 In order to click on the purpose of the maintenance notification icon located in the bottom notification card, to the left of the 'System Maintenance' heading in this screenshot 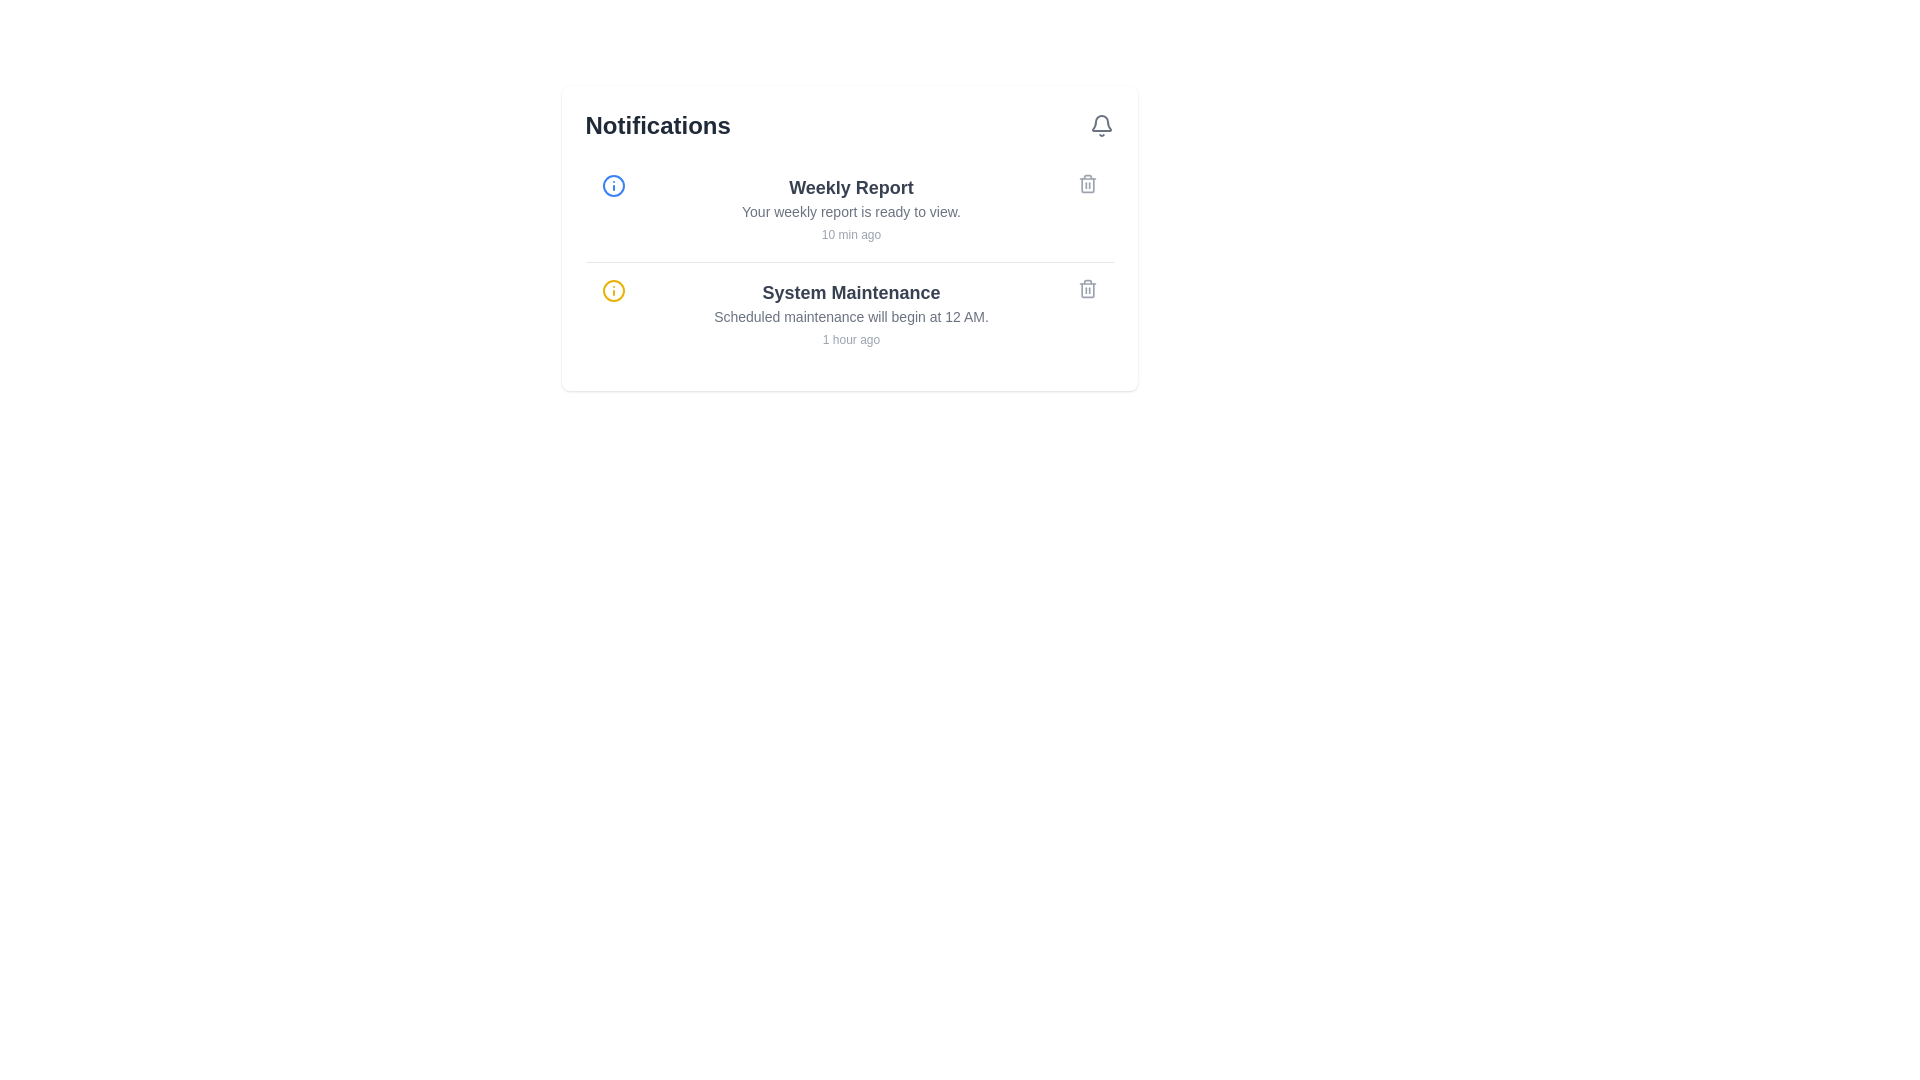, I will do `click(612, 290)`.